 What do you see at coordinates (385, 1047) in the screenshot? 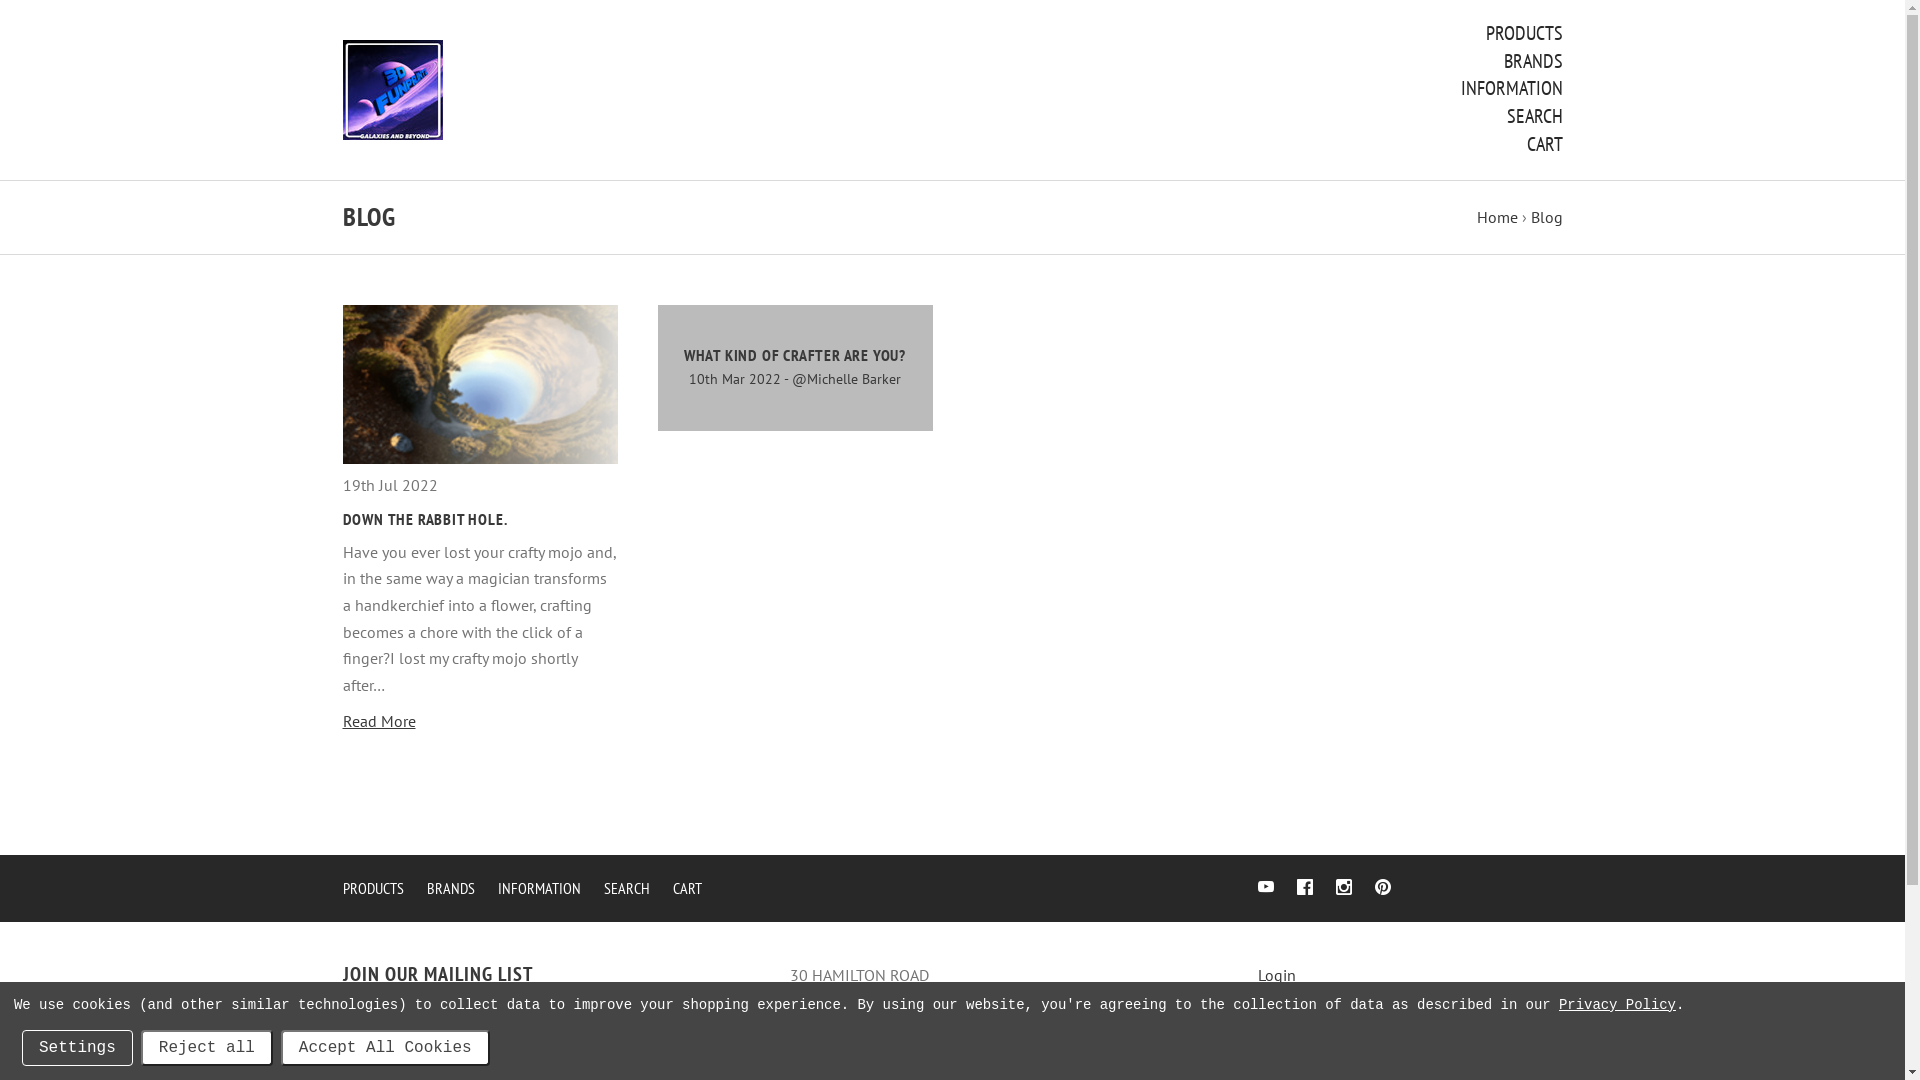
I see `'Accept All Cookies'` at bounding box center [385, 1047].